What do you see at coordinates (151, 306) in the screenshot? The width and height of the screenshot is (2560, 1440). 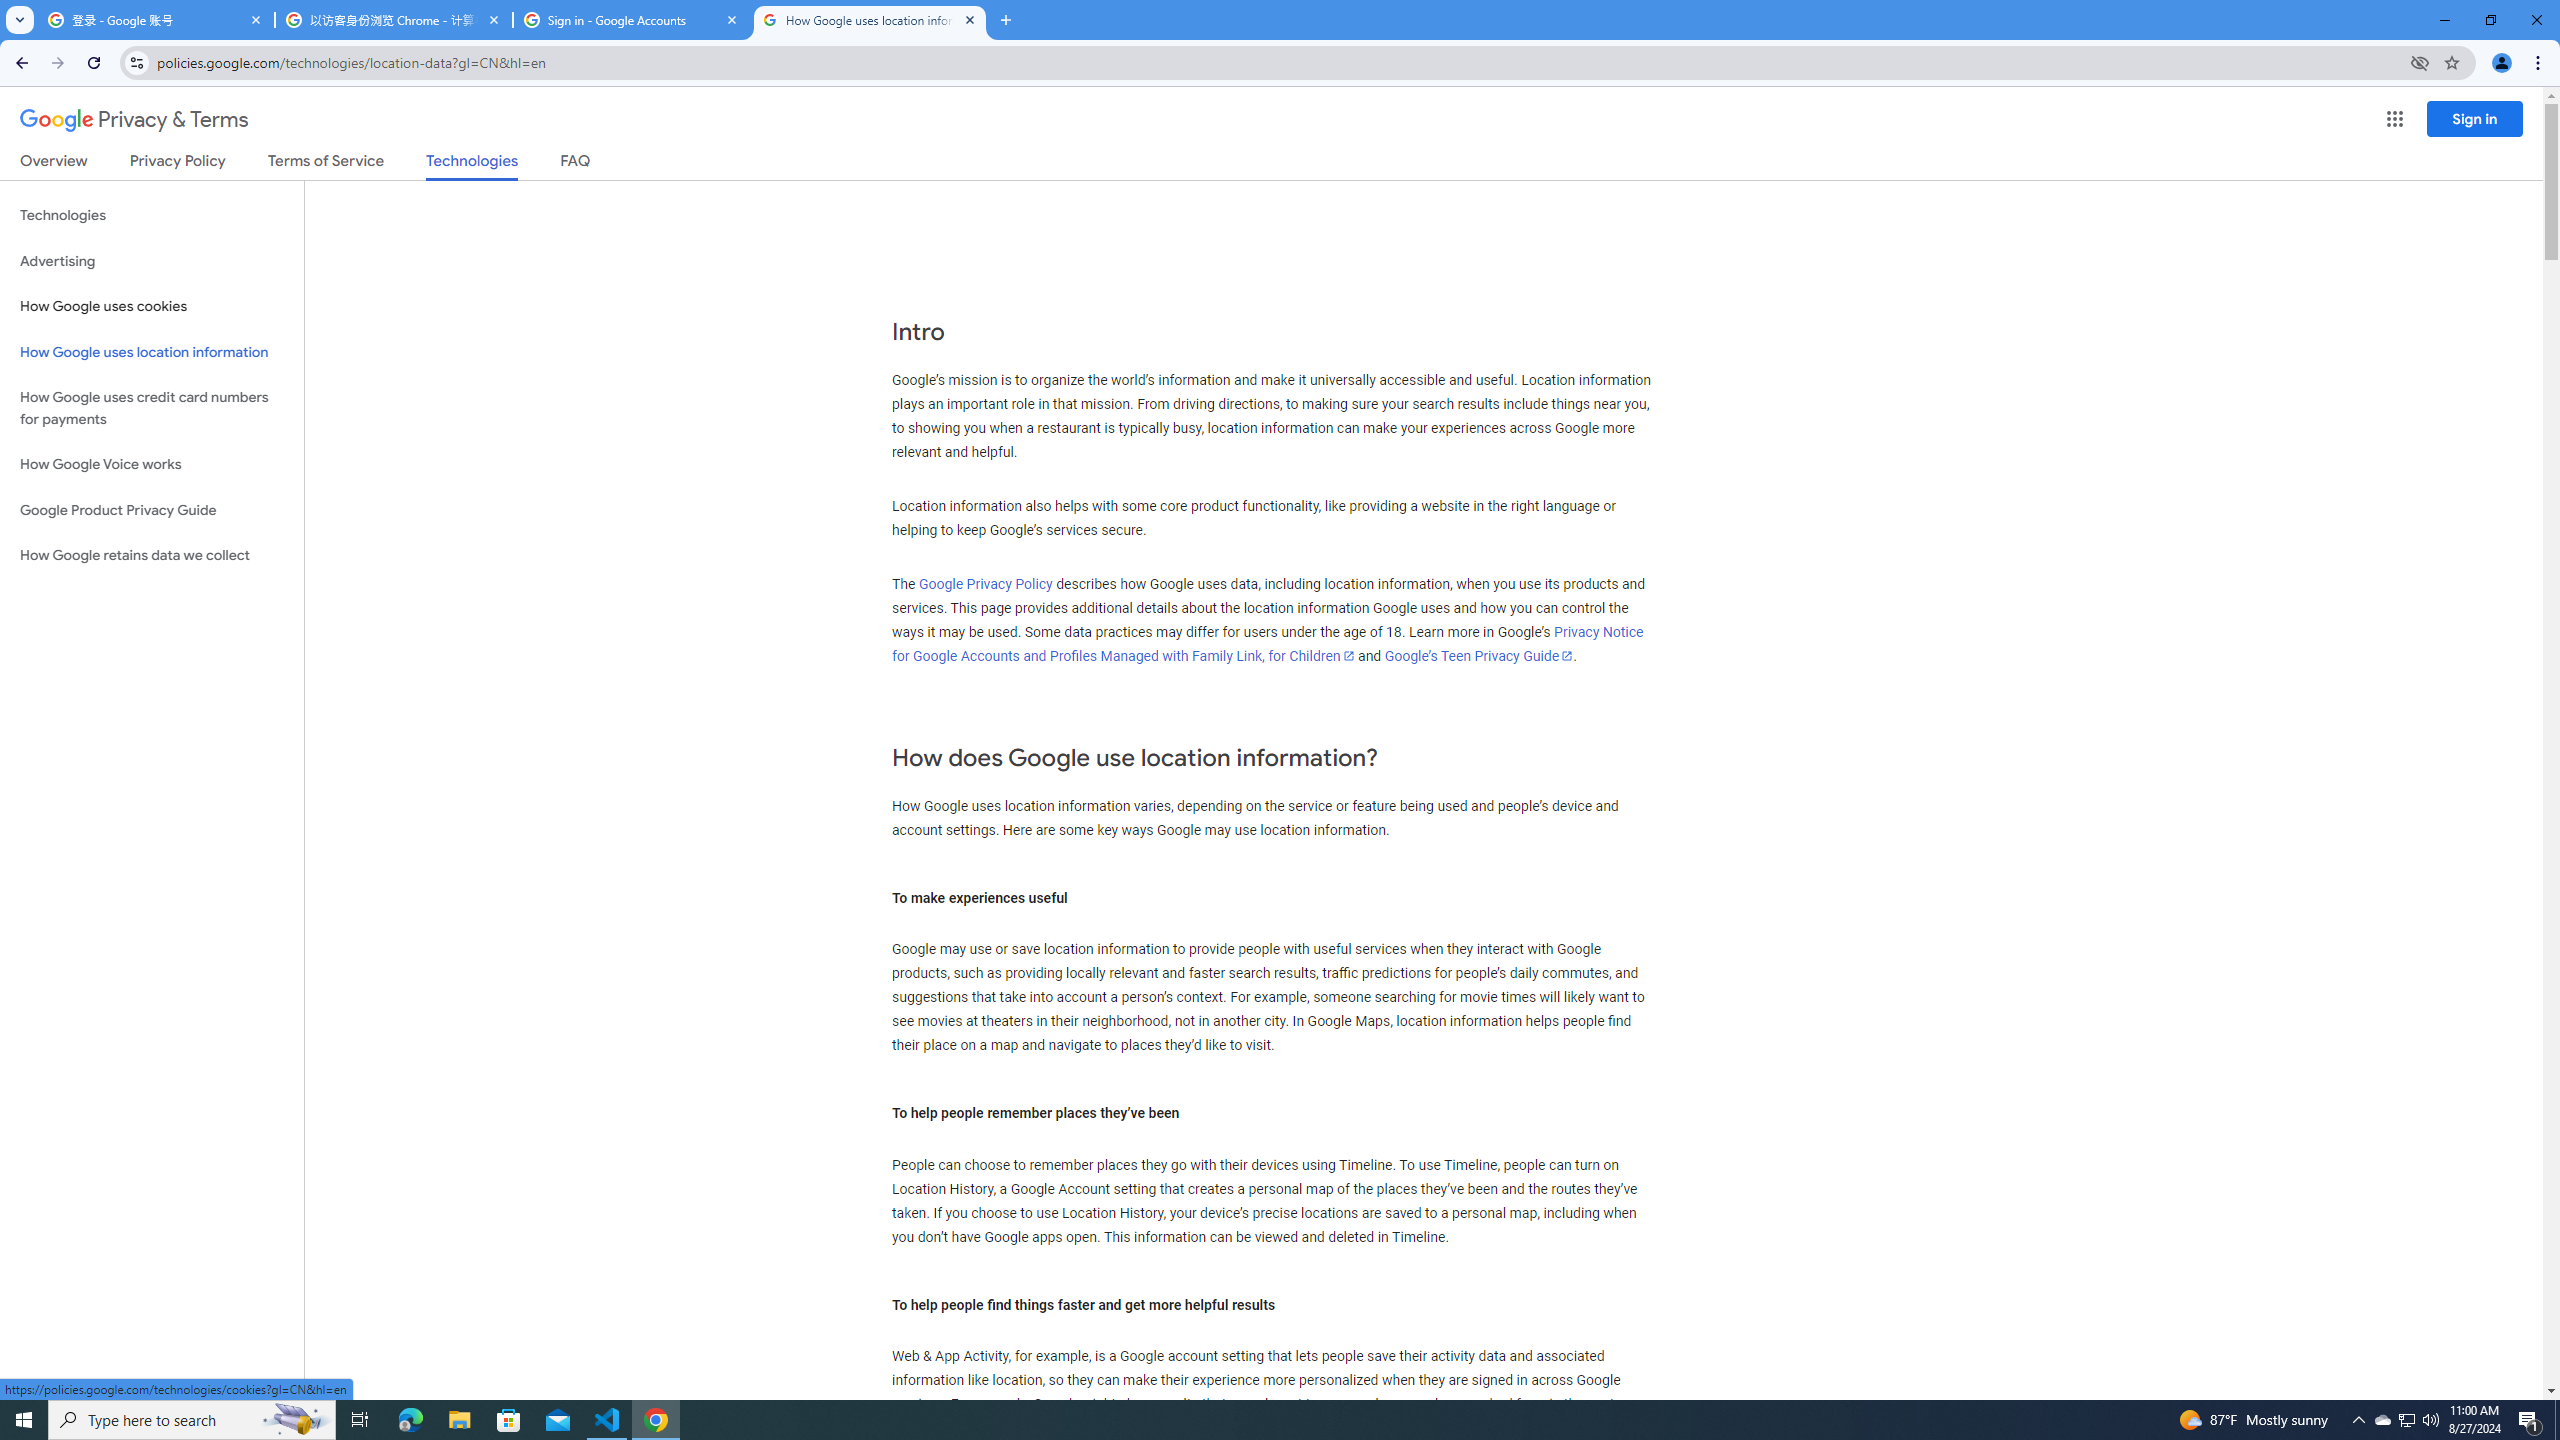 I see `'How Google uses cookies'` at bounding box center [151, 306].